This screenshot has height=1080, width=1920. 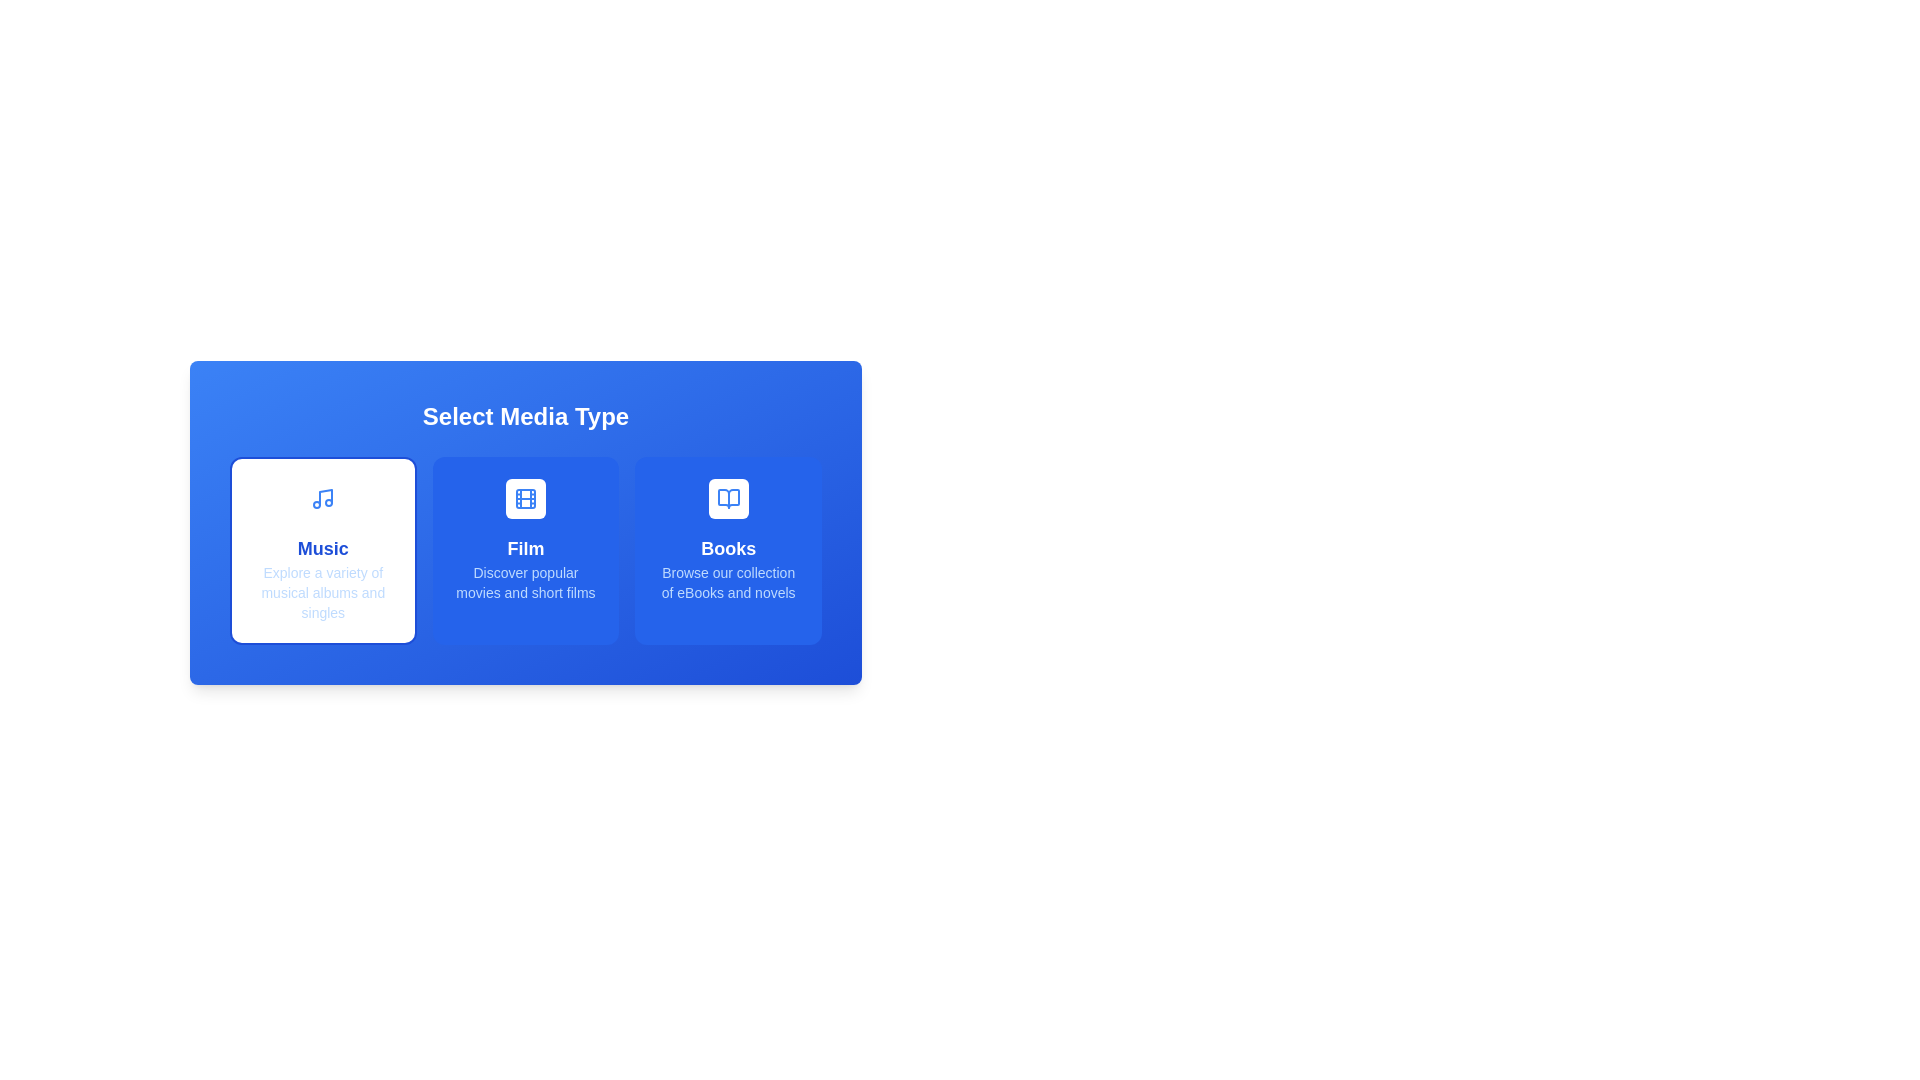 I want to click on the small square button with a blue musical note icon that is located within the 'Music' card in the 'Select Media Type' section, so click(x=322, y=497).